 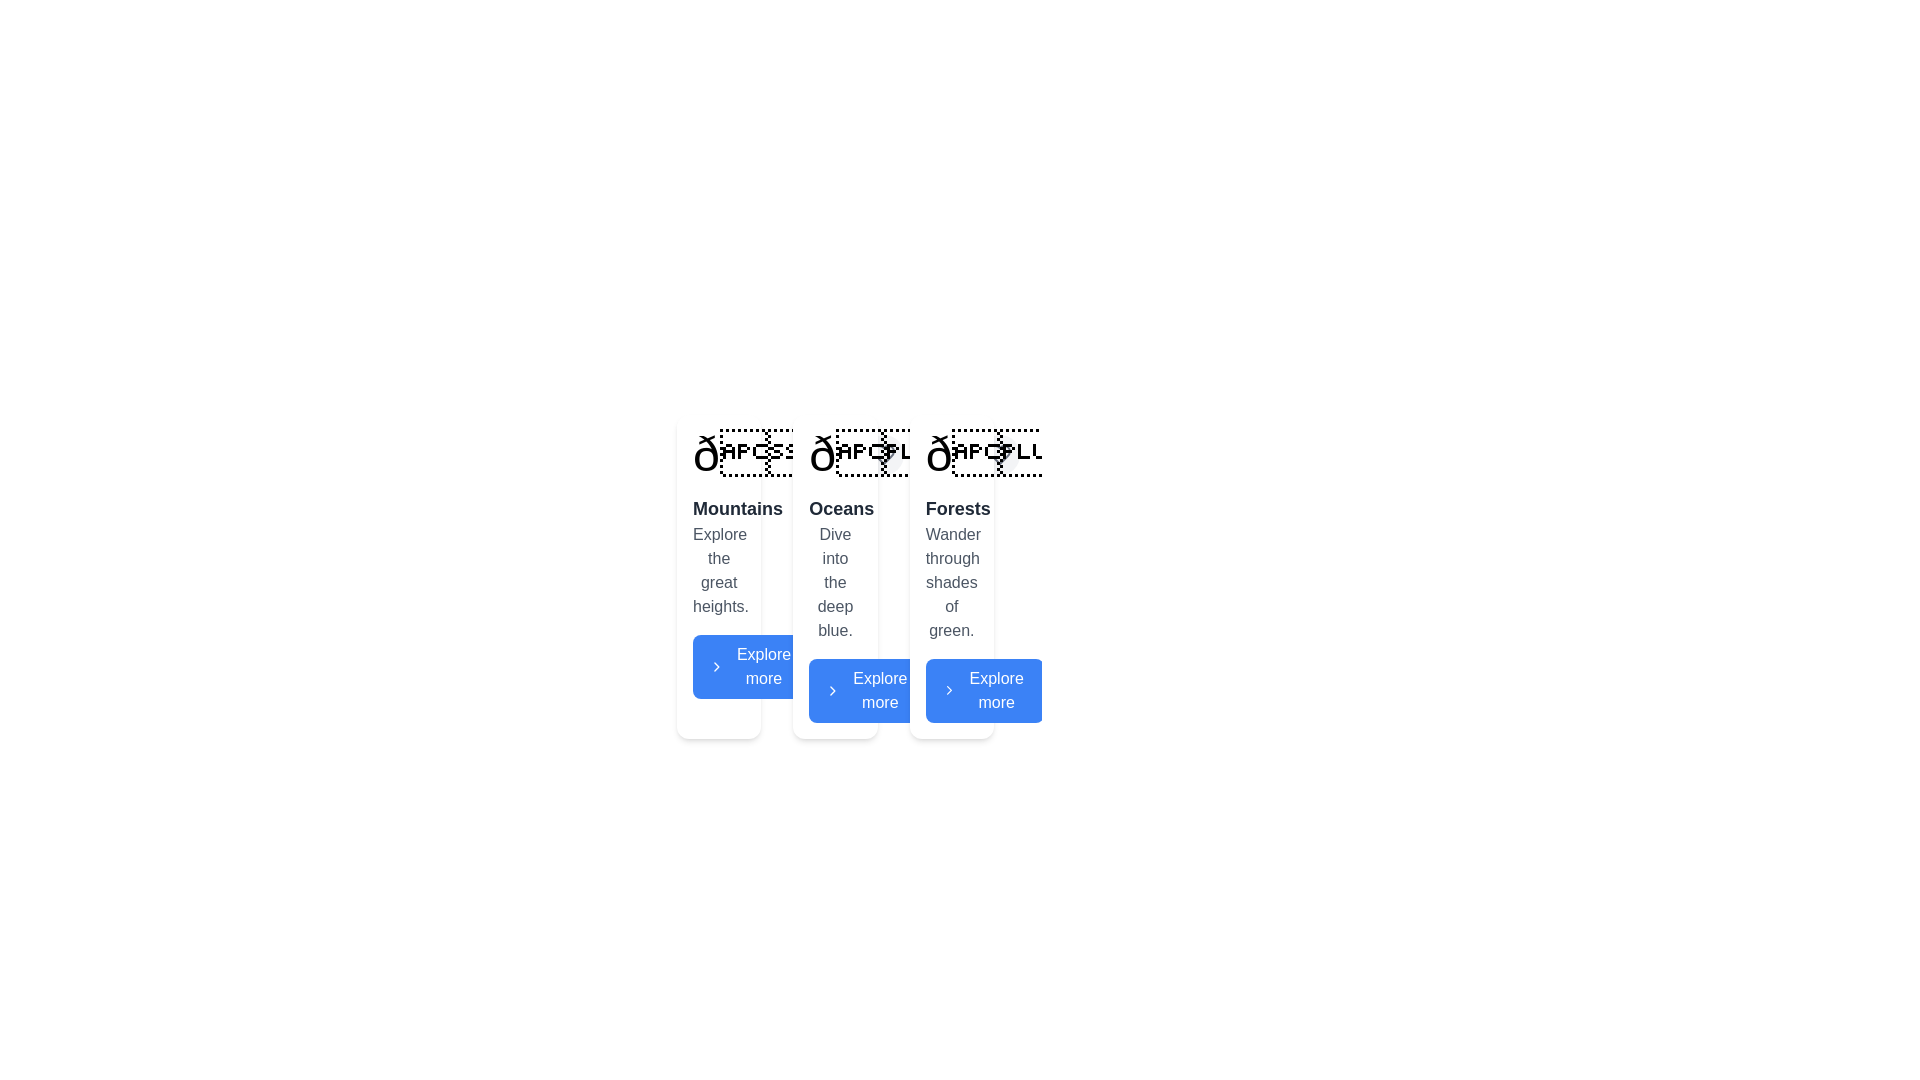 What do you see at coordinates (893, 455) in the screenshot?
I see `the large-sized emoji-like icon at the top of the card labeled 'Oceans', which is styled with the class 'text-5xl'` at bounding box center [893, 455].